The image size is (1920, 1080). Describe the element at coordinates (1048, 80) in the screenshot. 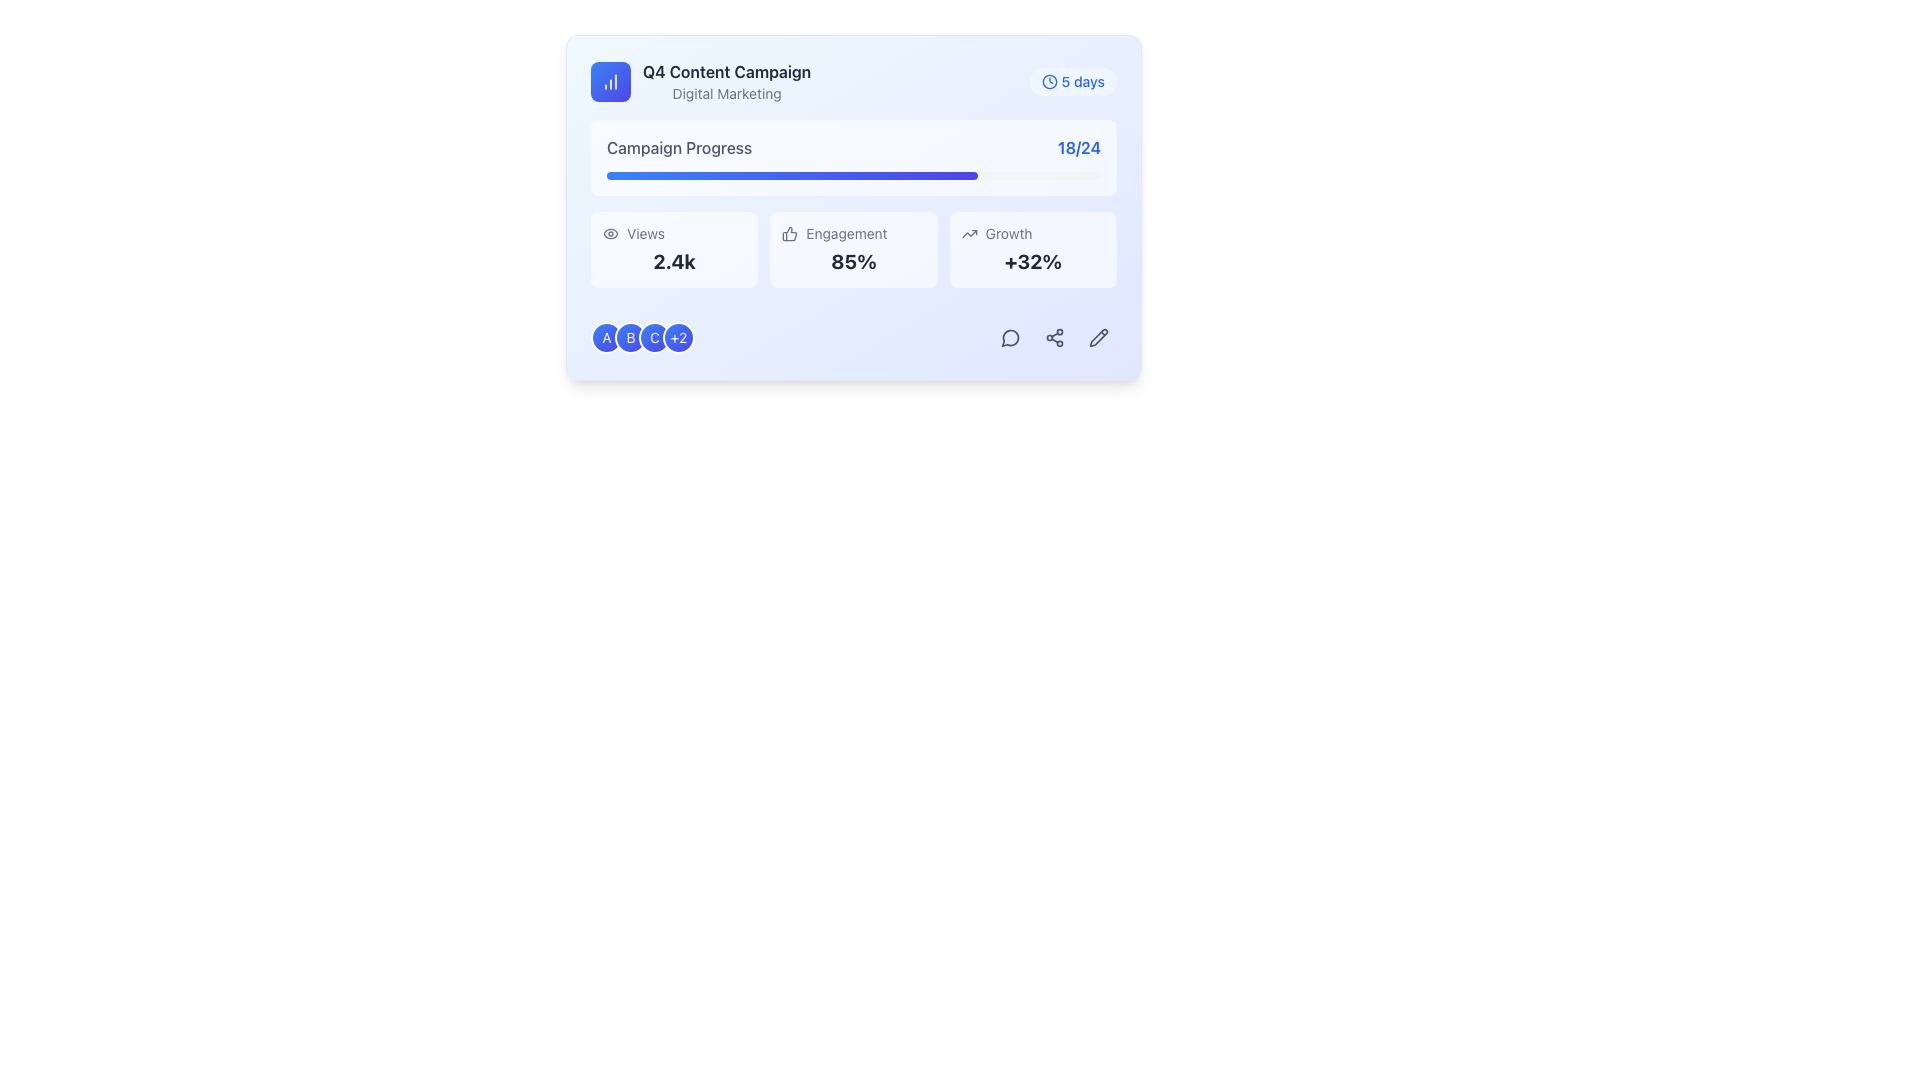

I see `outer circular boundary of the clock icon at the top-right corner of the 'Q4 Content Campaign' card for styling` at that location.